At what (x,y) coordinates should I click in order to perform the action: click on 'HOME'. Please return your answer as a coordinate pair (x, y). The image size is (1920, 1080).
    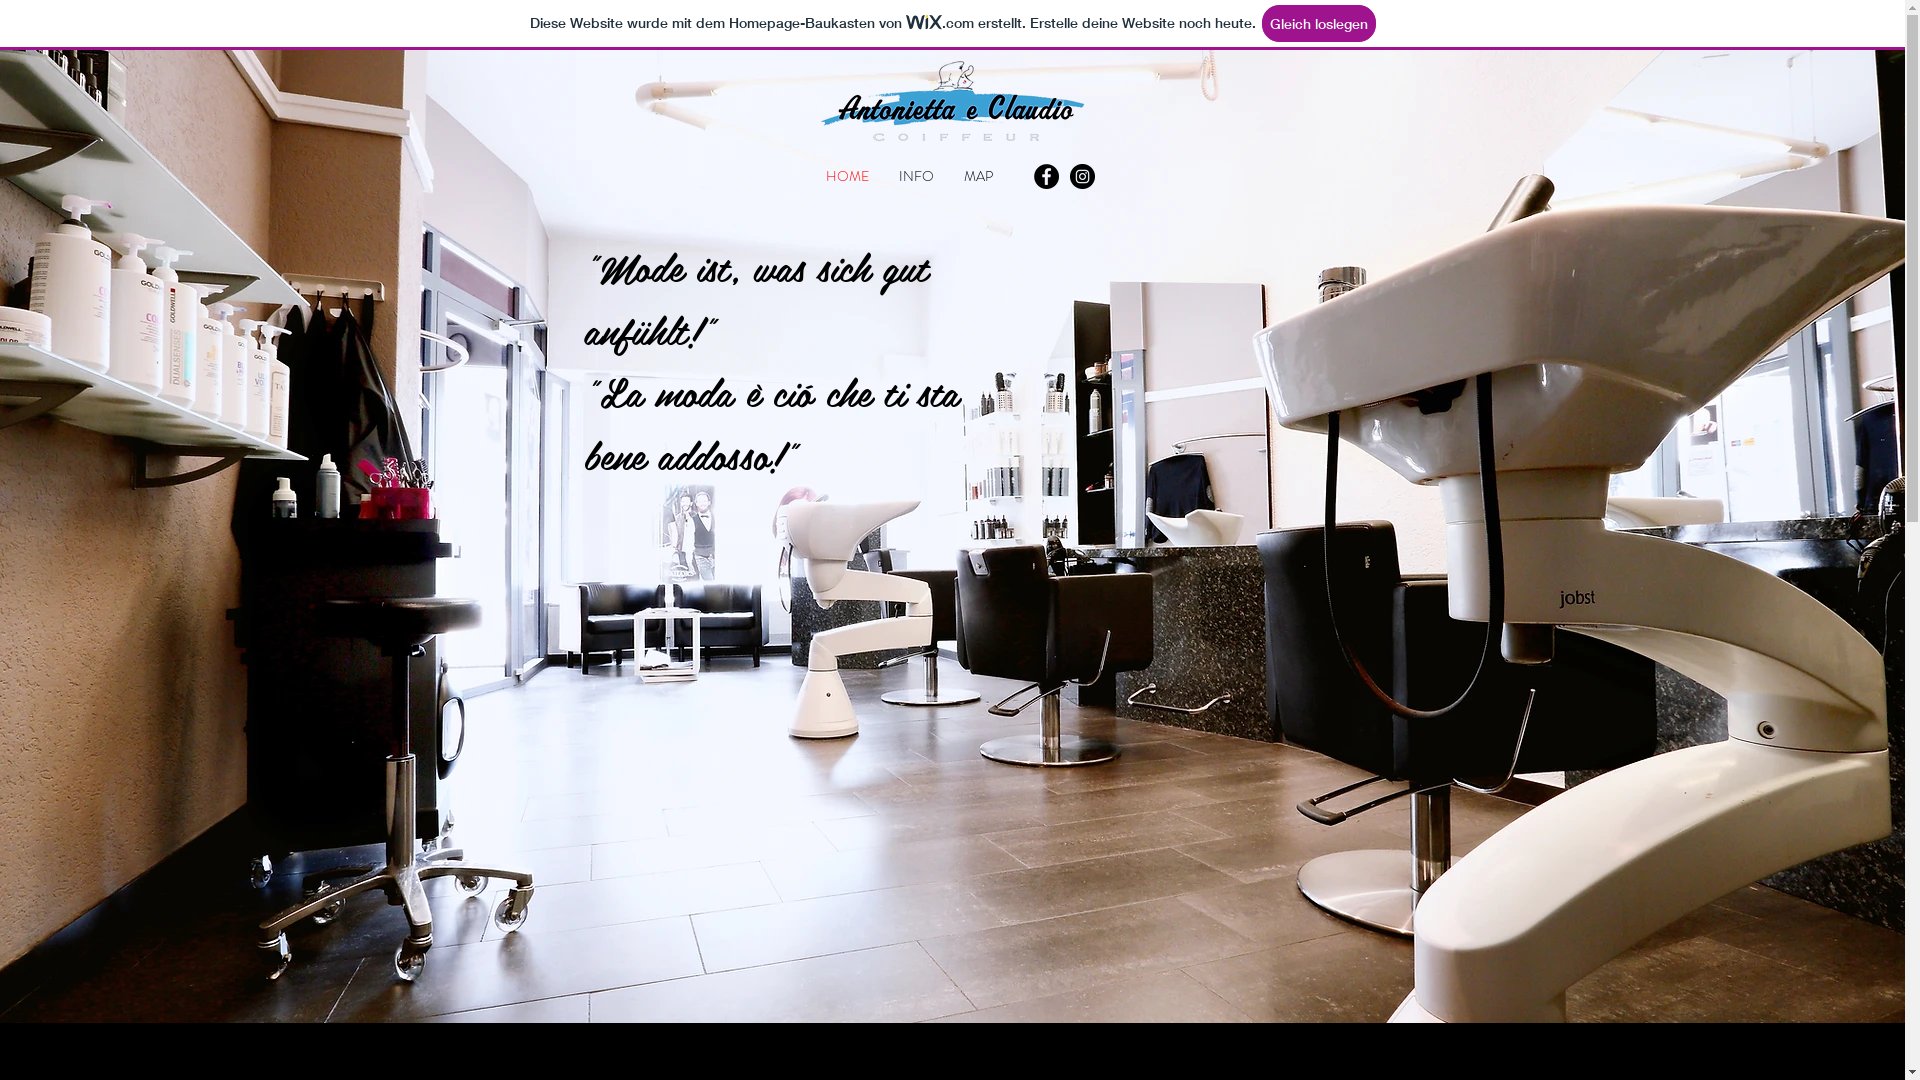
    Looking at the image, I should click on (846, 175).